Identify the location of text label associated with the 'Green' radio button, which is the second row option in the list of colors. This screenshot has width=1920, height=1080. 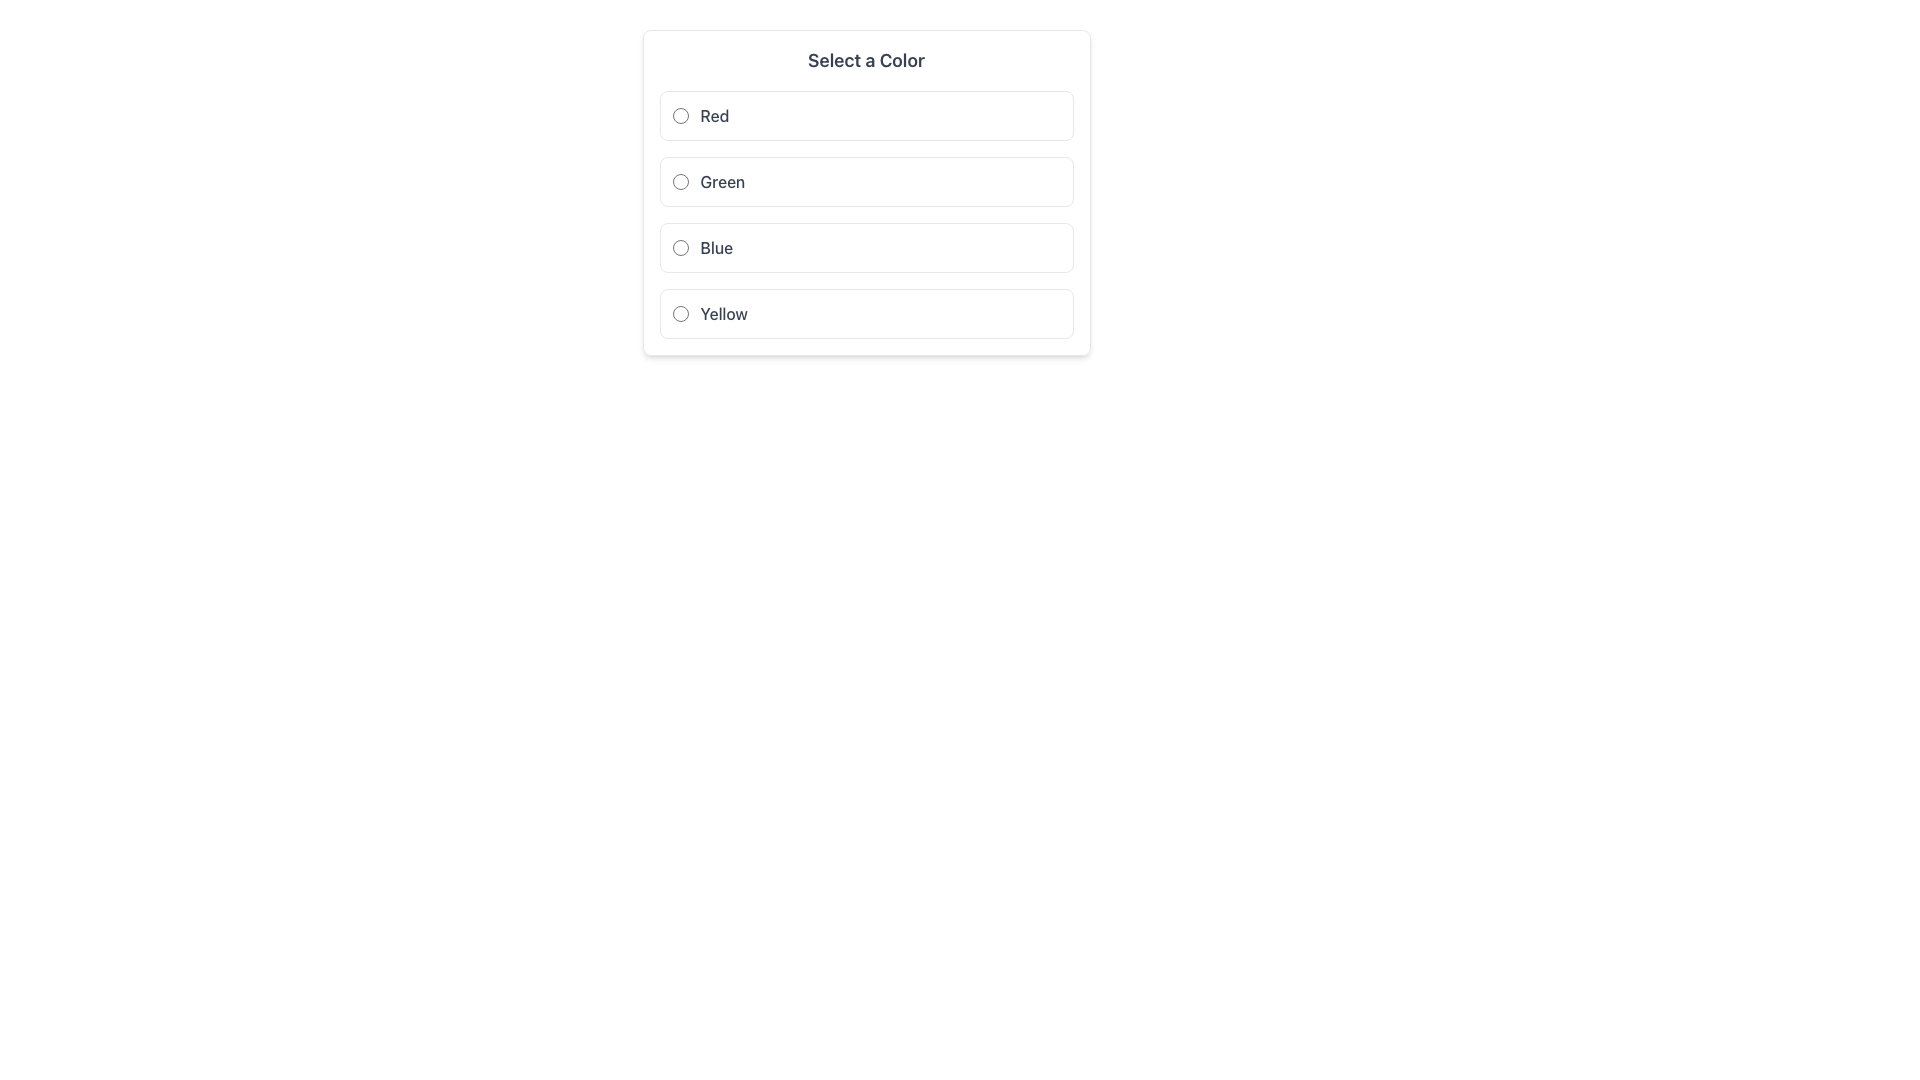
(721, 181).